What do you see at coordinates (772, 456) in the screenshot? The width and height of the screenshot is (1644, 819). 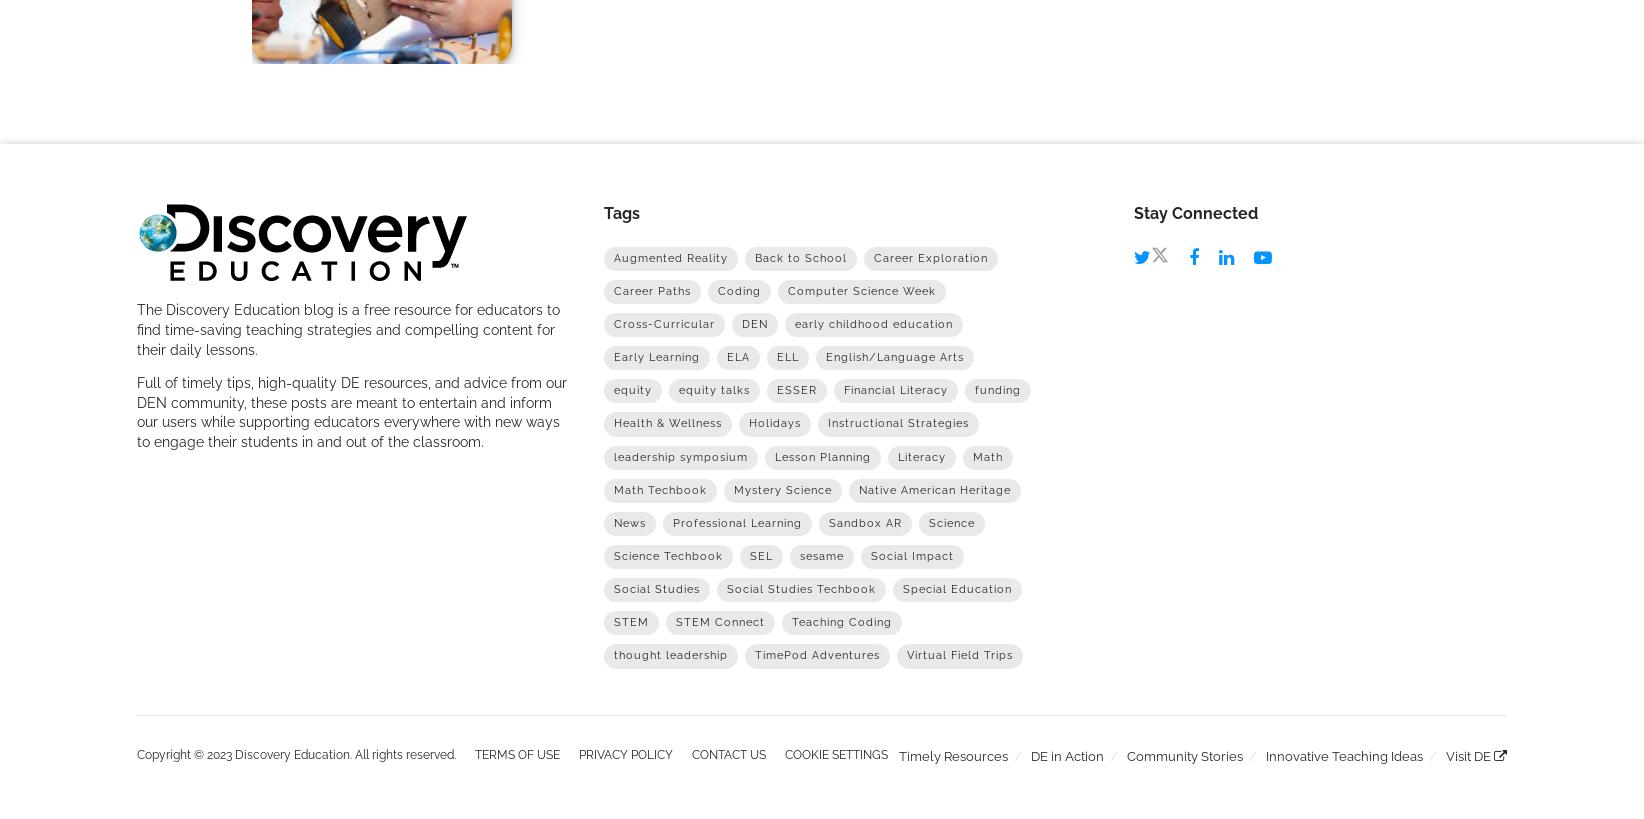 I see `'Lesson Planning'` at bounding box center [772, 456].